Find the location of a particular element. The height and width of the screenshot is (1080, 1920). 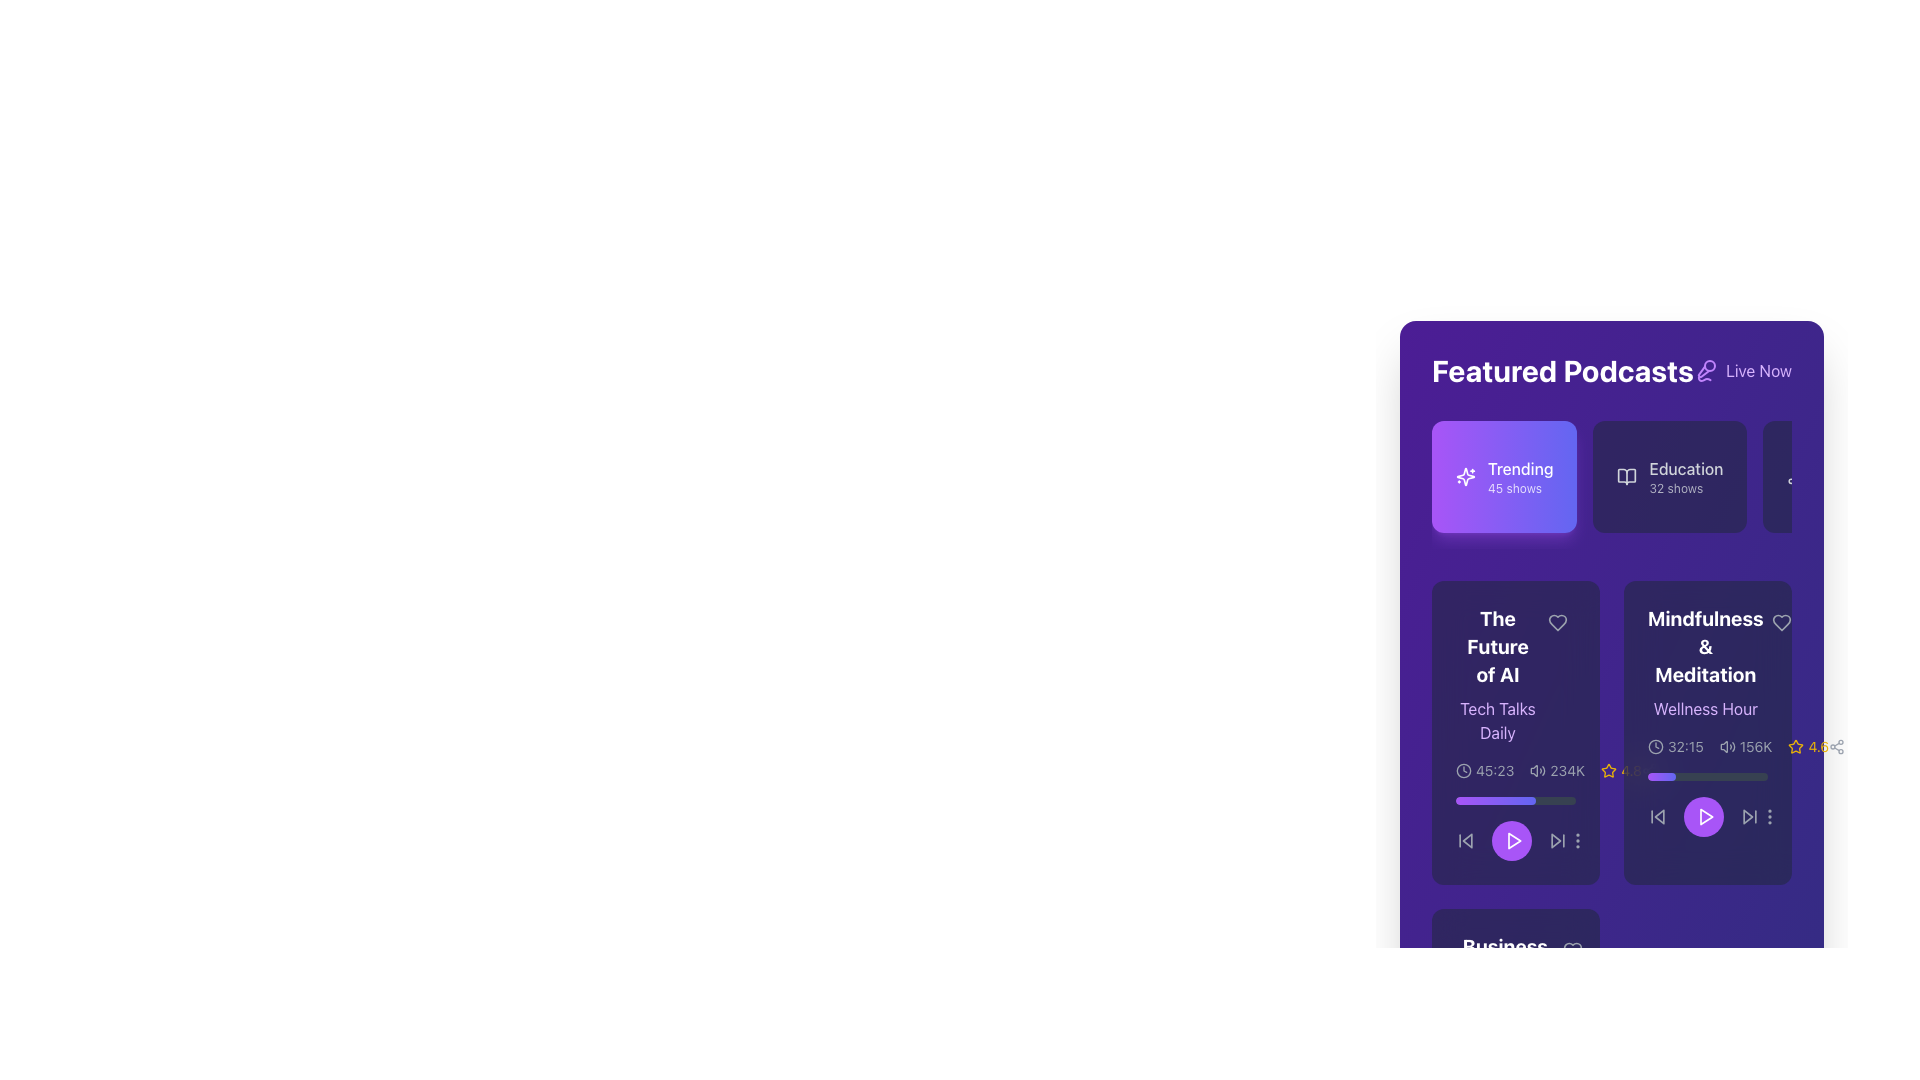

the open book icon located in the 'Education' card of the 'Featured Podcasts' section is located at coordinates (1627, 477).